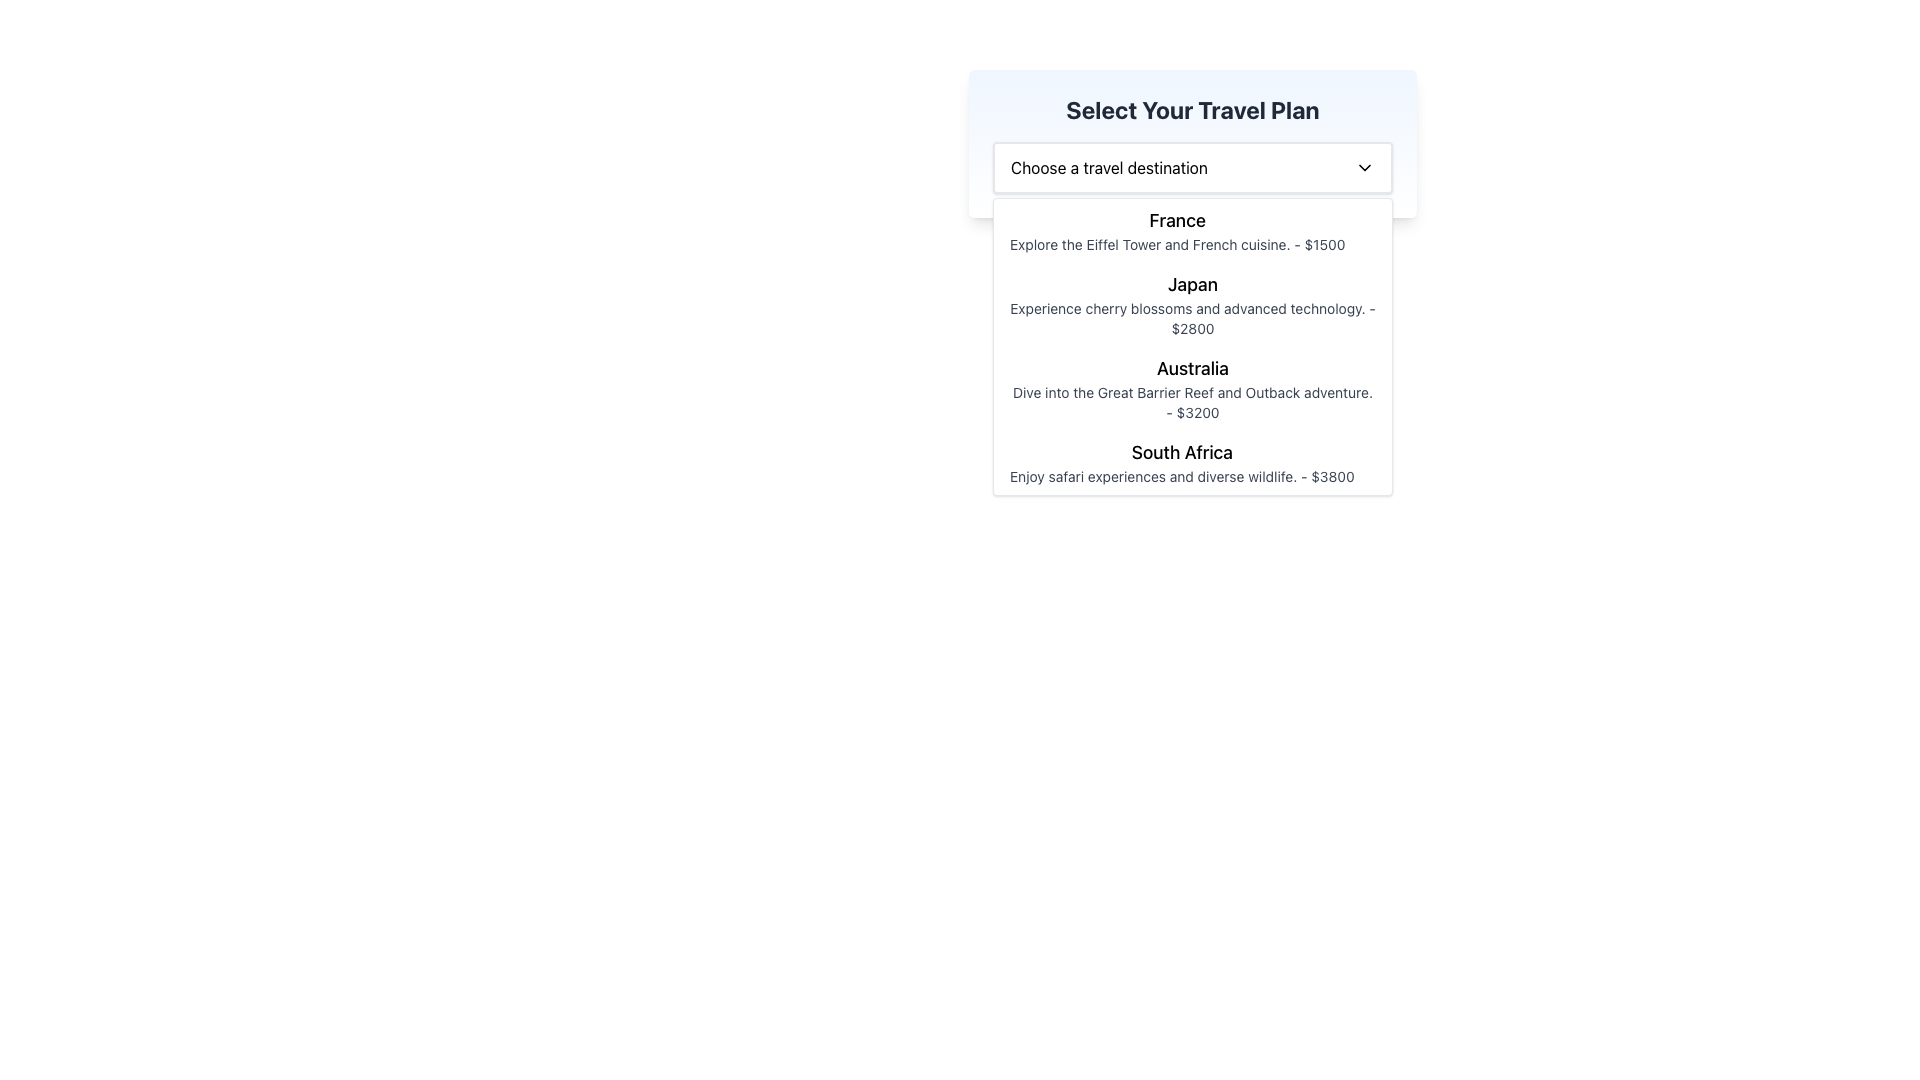 This screenshot has height=1080, width=1920. I want to click on the downward-pointing arrow icon located to the right of the 'Choose a travel destination' dropdown button, so click(1363, 167).